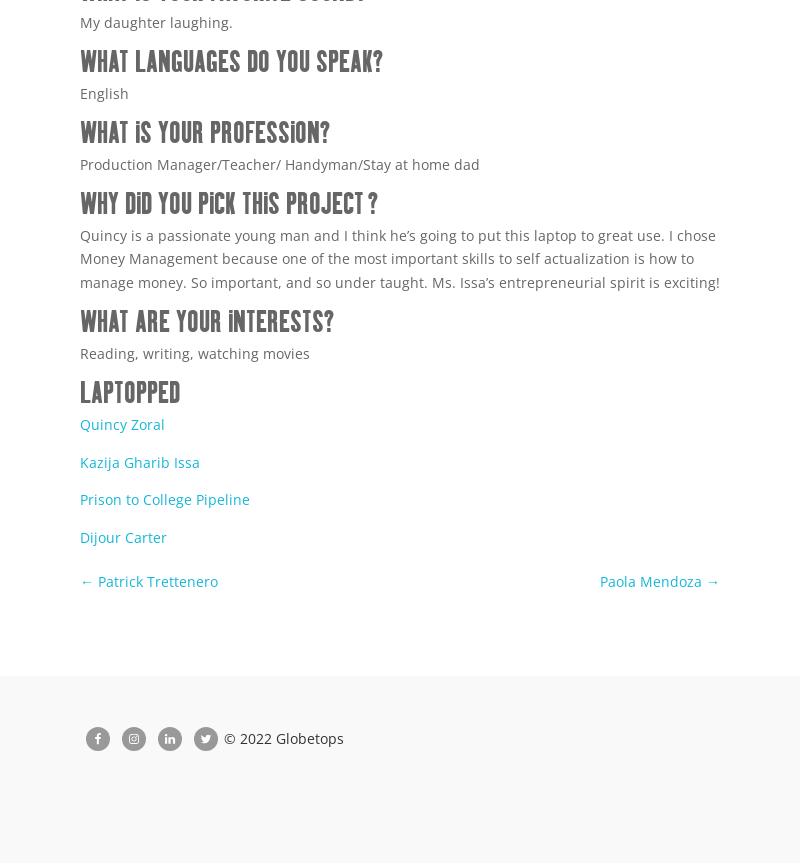 The width and height of the screenshot is (800, 864). I want to click on 'Production Manager/Teacher/ Handyman/Stay at home dad', so click(280, 162).